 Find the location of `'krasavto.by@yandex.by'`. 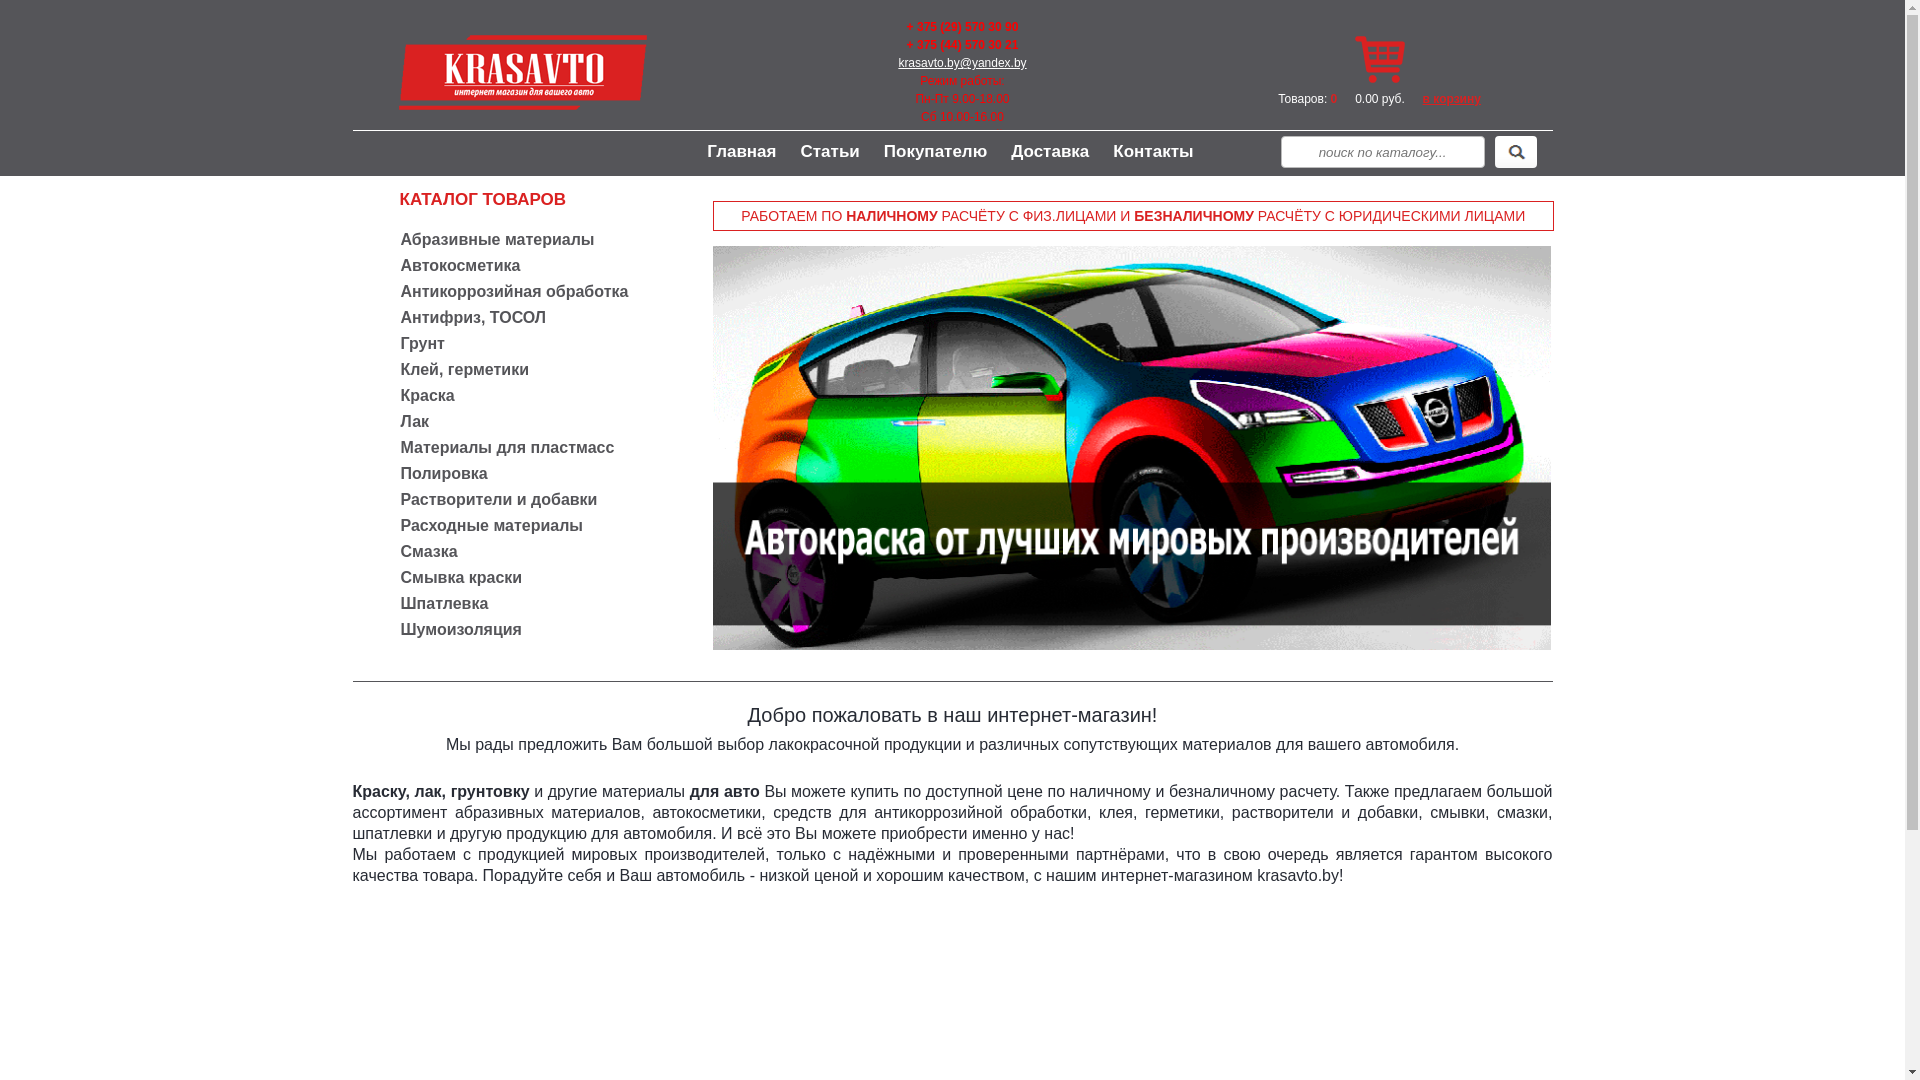

'krasavto.by@yandex.by' is located at coordinates (961, 61).